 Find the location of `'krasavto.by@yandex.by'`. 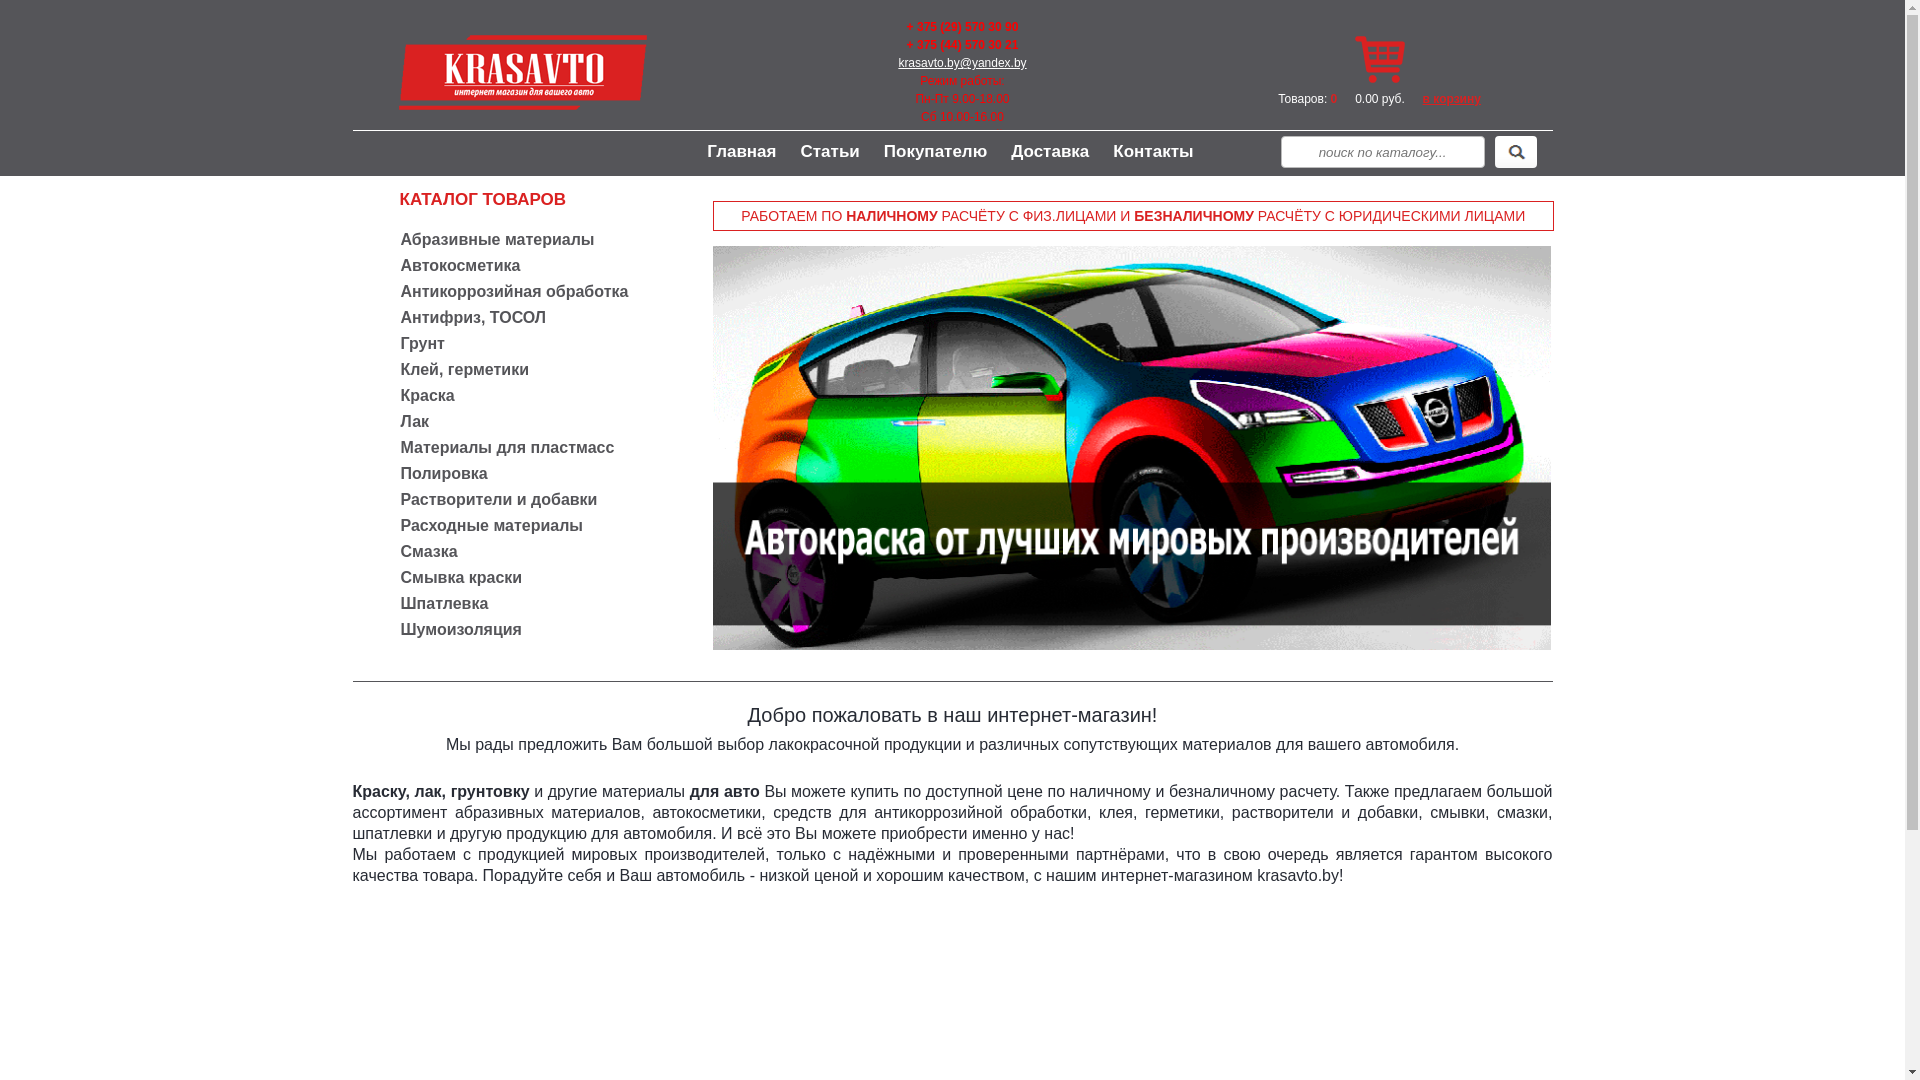

'krasavto.by@yandex.by' is located at coordinates (961, 61).